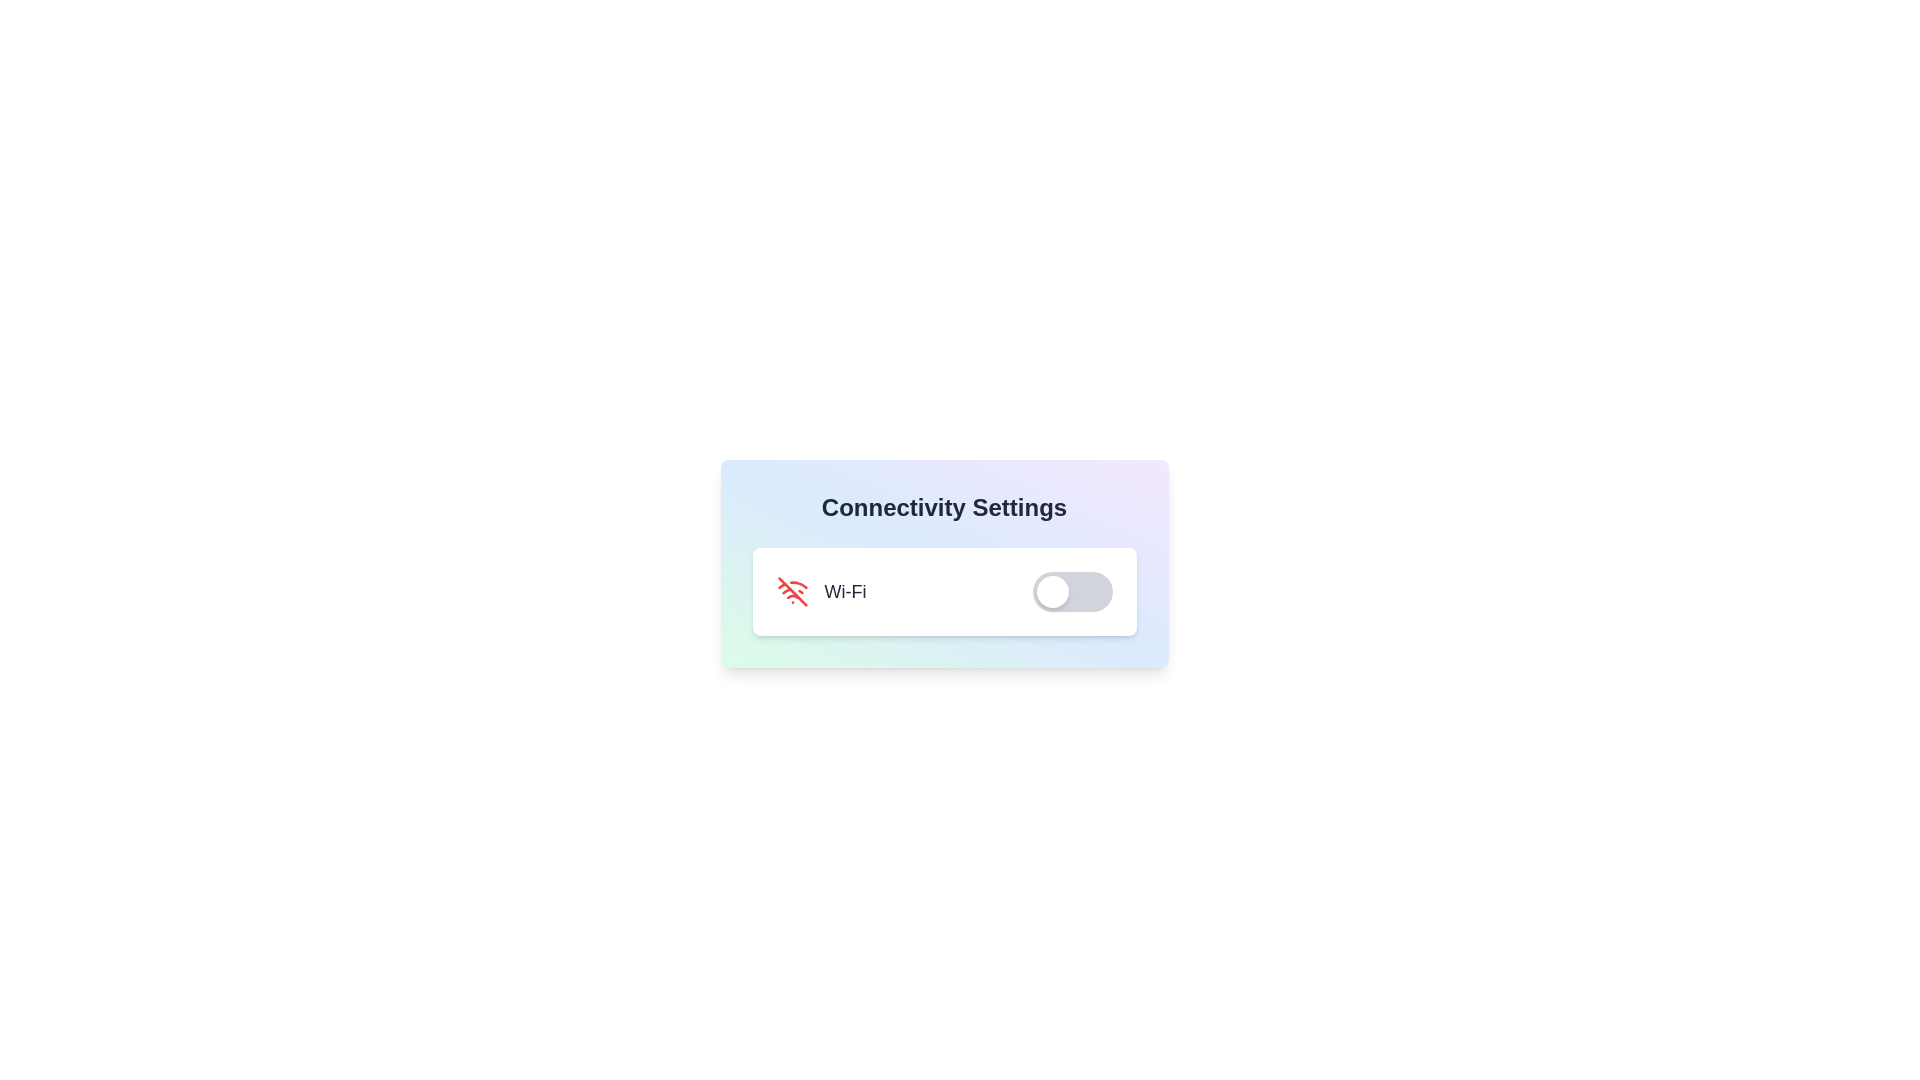  Describe the element at coordinates (797, 585) in the screenshot. I see `the Wi-Fi symbol icon, which is part of a rounded rectangle card labeled 'Wi-Fi' located in the upper left of the card under 'Connectivity Settings'` at that location.